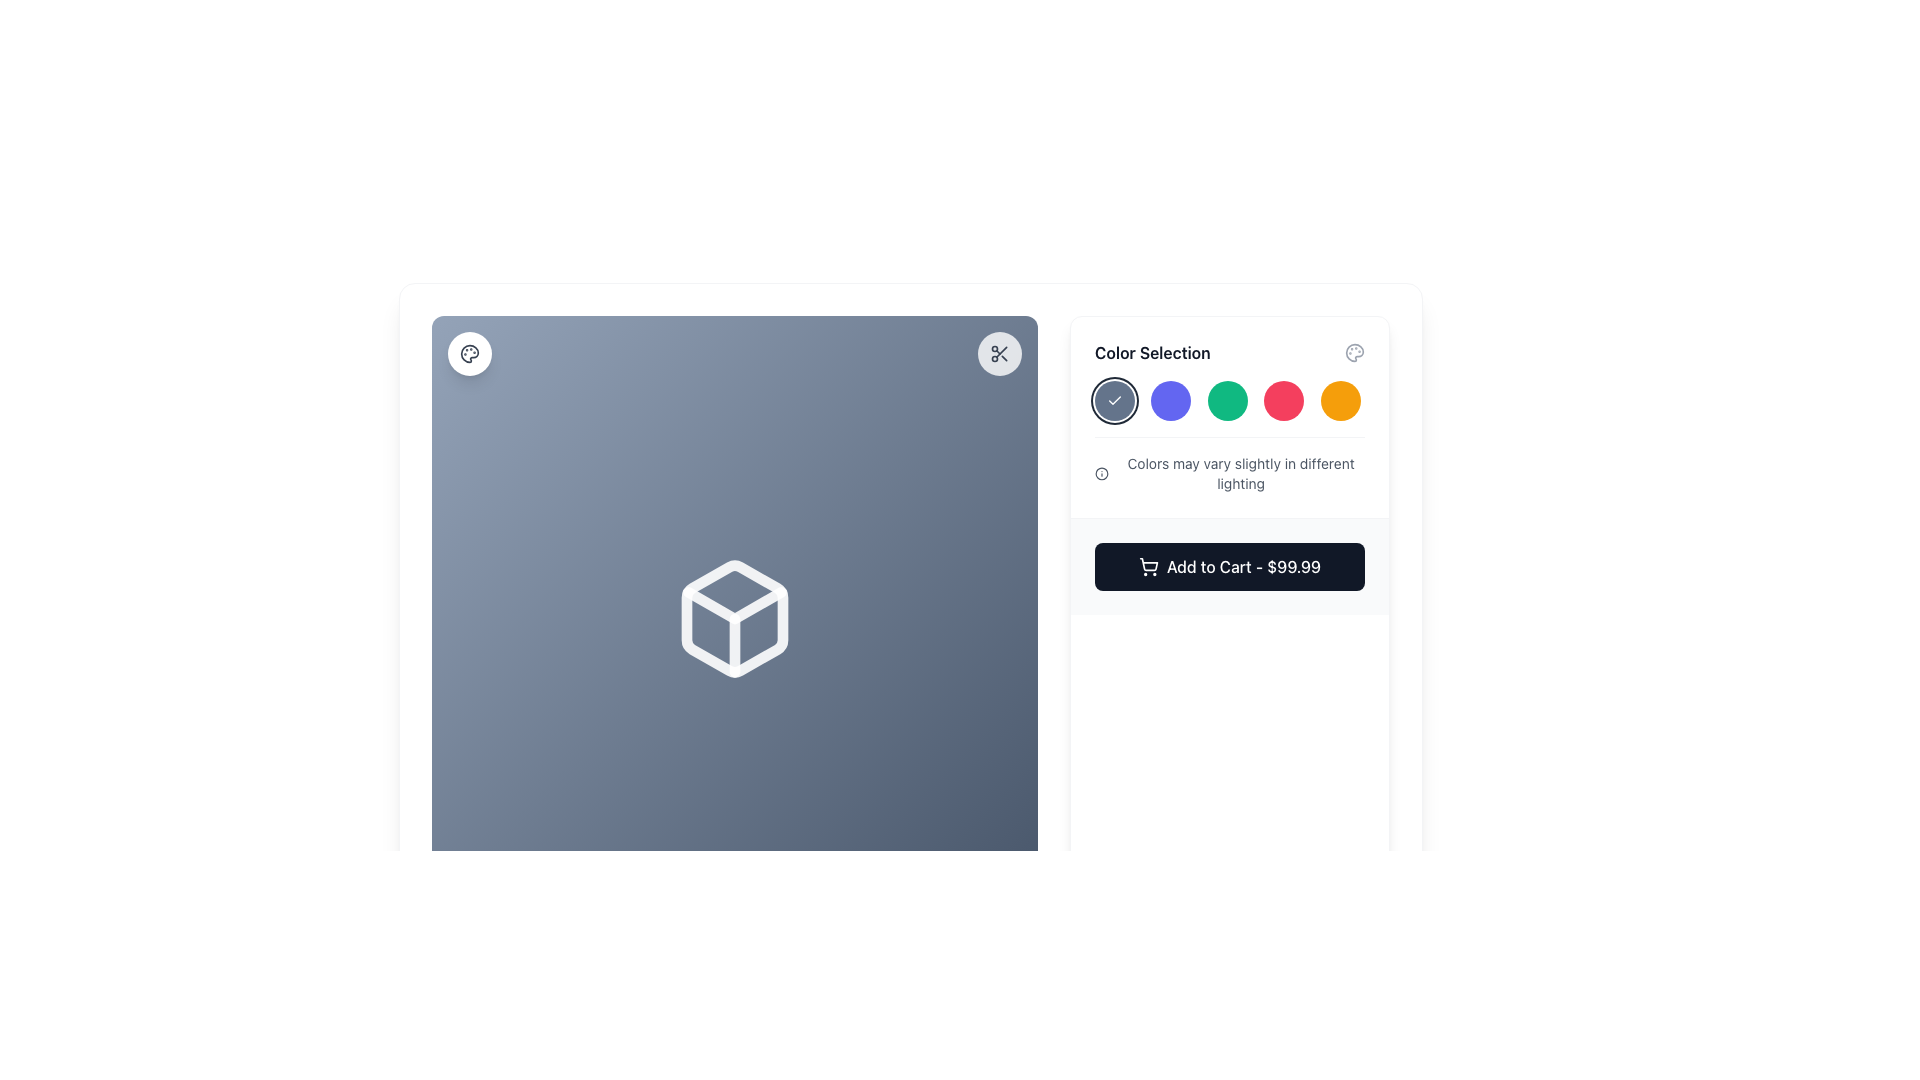  Describe the element at coordinates (1228, 465) in the screenshot. I see `the informational text with an icon that provides additional context about color variations, located below the color options and above the 'Add to Cart' button` at that location.